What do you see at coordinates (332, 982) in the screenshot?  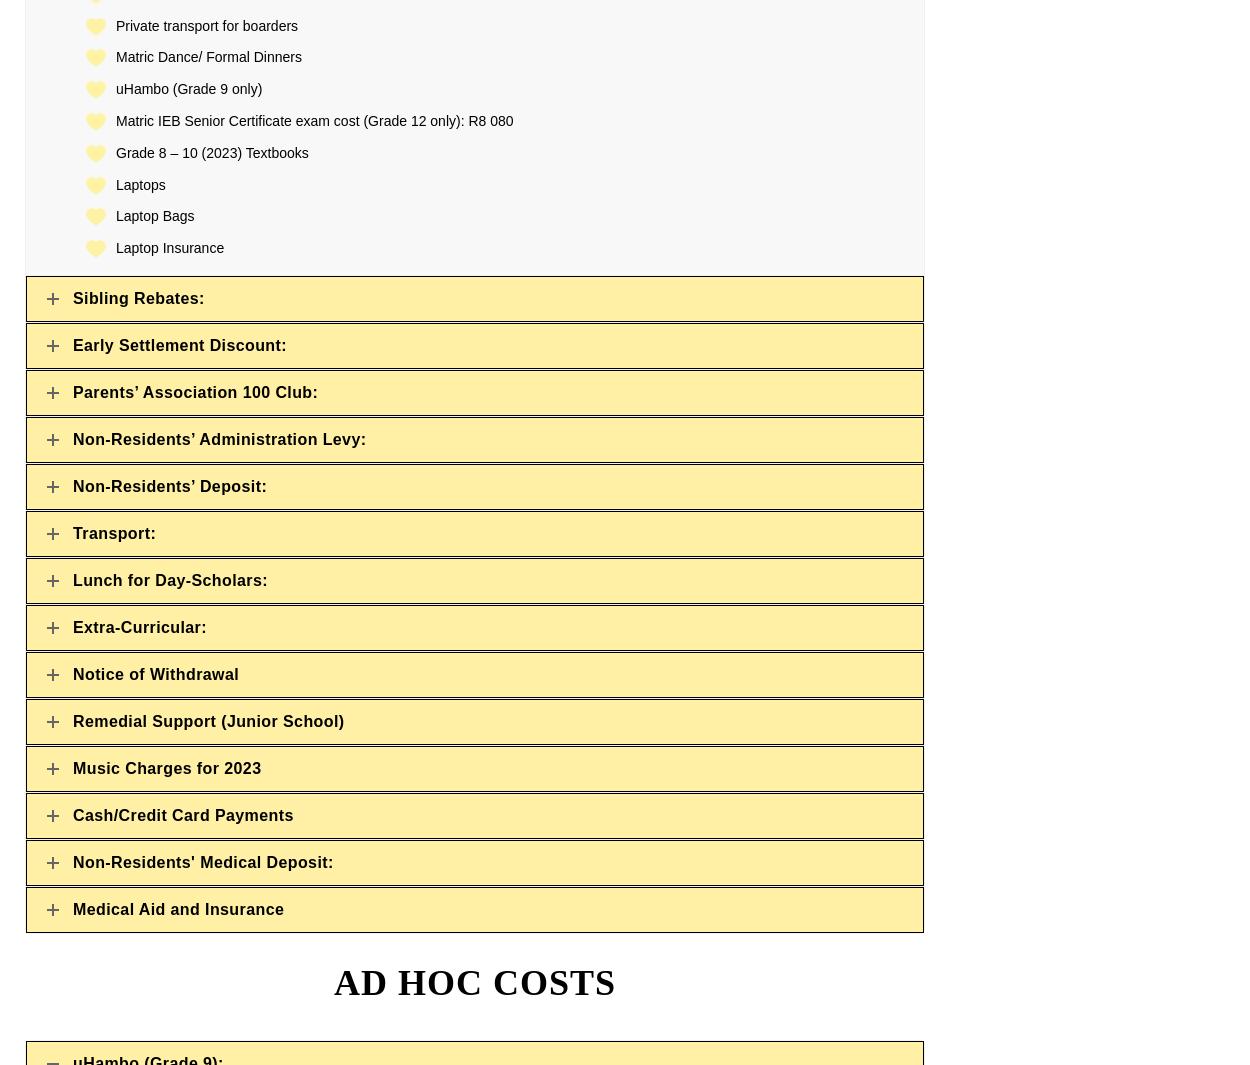 I see `'AD HOC COSTS'` at bounding box center [332, 982].